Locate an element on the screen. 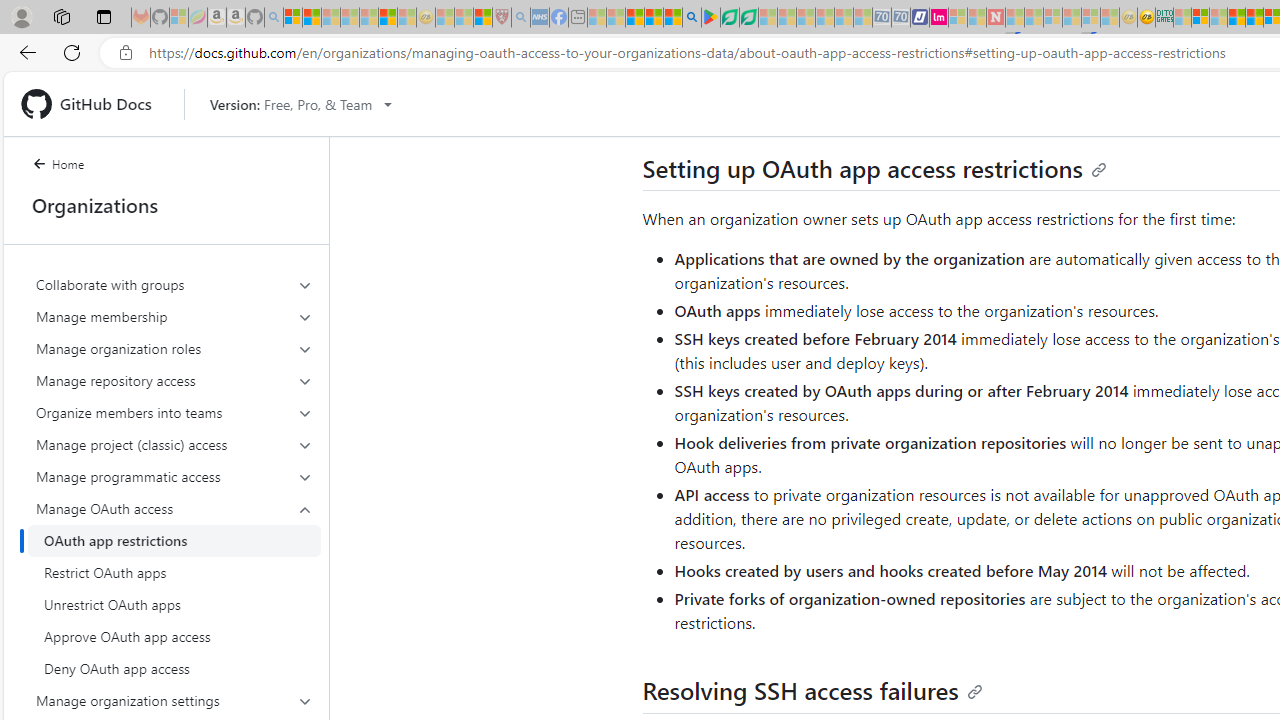  'Manage membership' is located at coordinates (174, 315).